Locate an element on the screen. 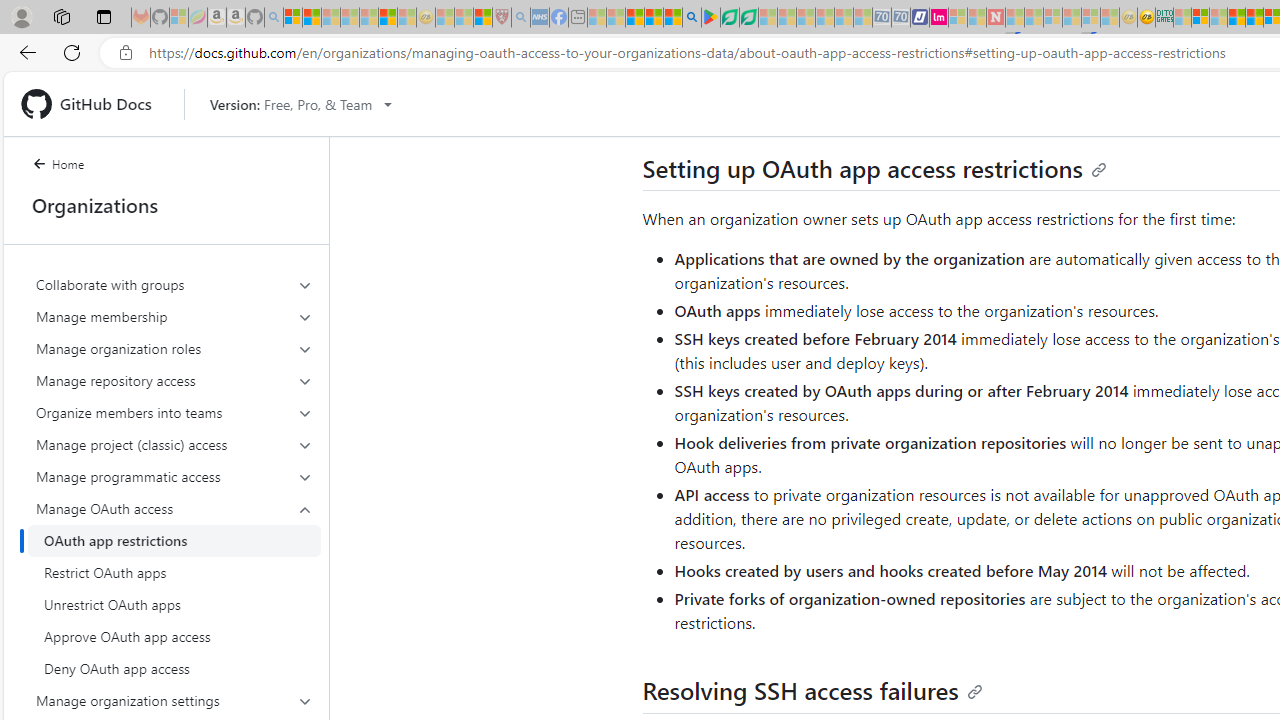  'Manage membership' is located at coordinates (174, 315).